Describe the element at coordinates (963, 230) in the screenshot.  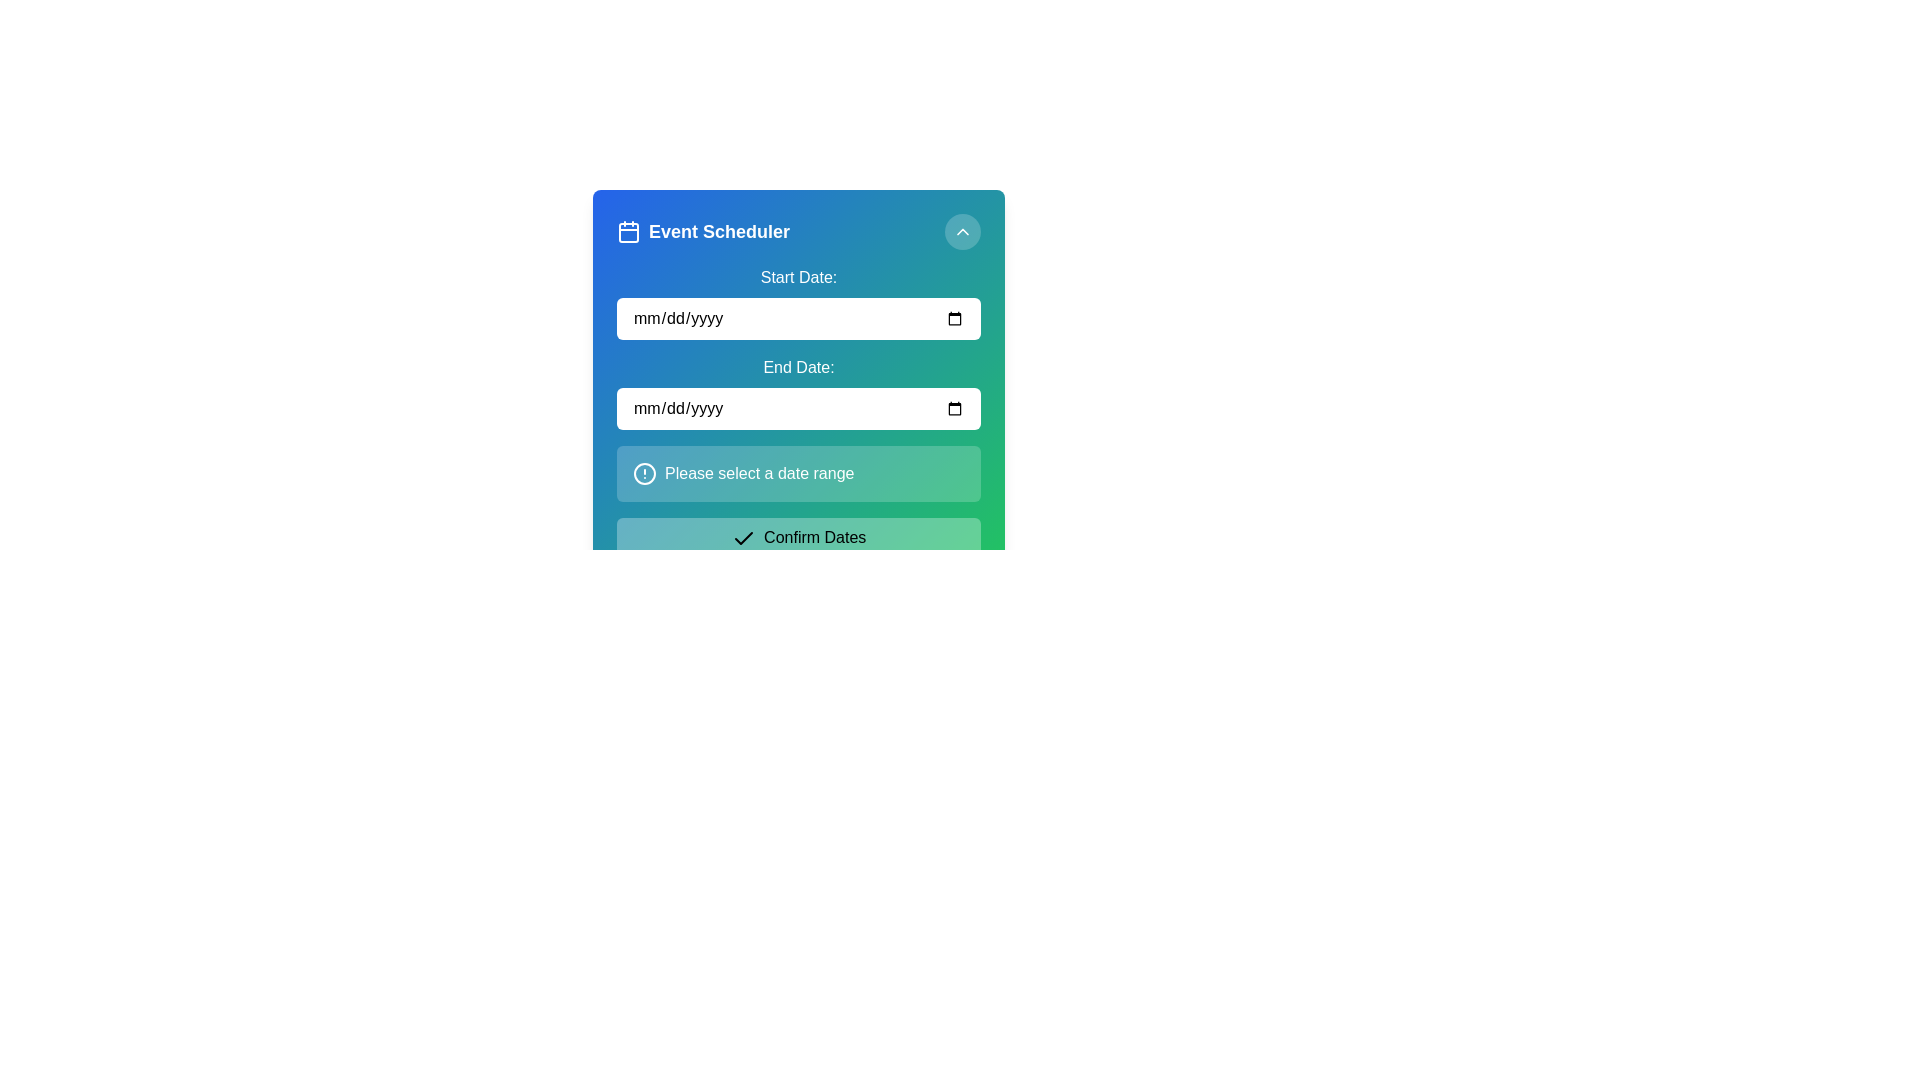
I see `the small, circular button with a semi-transparent white background and an upward-pointing chevron icon` at that location.